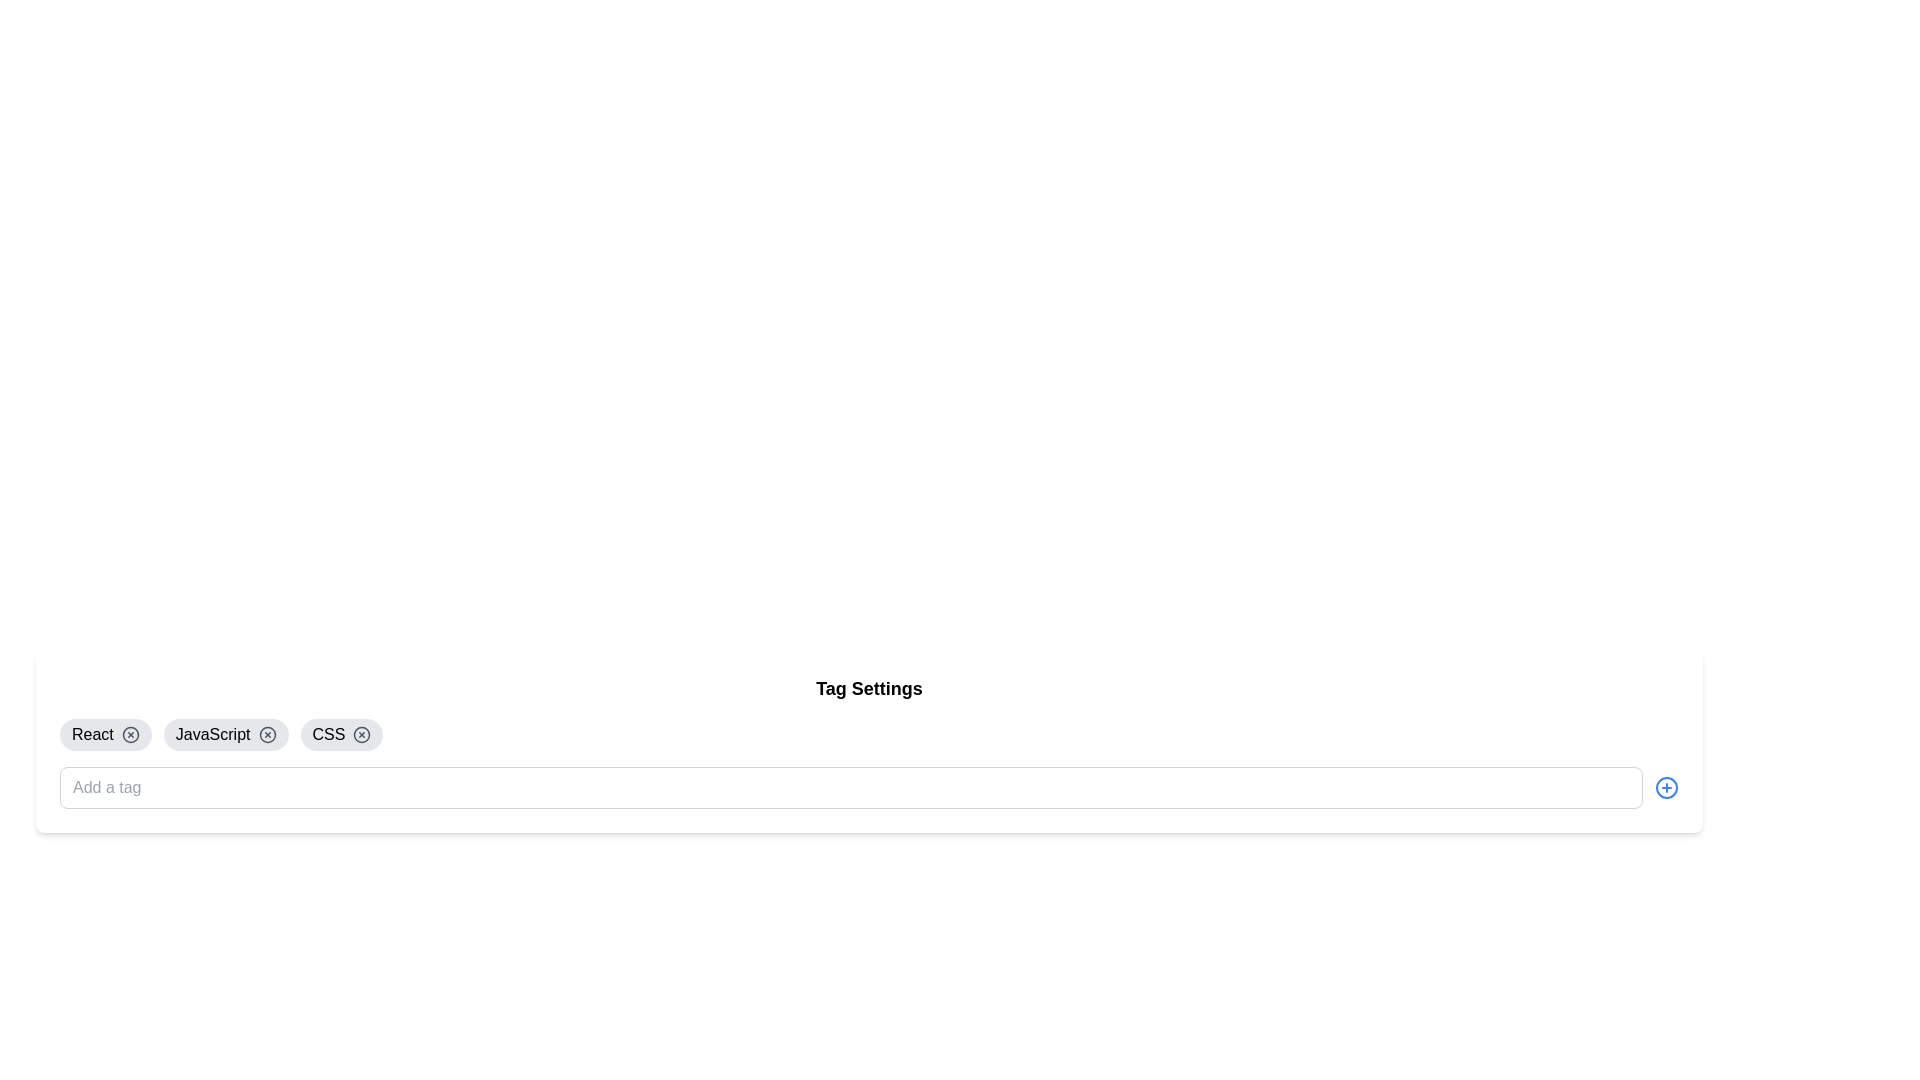  Describe the element at coordinates (213, 735) in the screenshot. I see `the second tag in the 'Tag Settings' section, which is positioned to the immediate right of the 'React' tag and to the left of the 'CSS' tag` at that location.